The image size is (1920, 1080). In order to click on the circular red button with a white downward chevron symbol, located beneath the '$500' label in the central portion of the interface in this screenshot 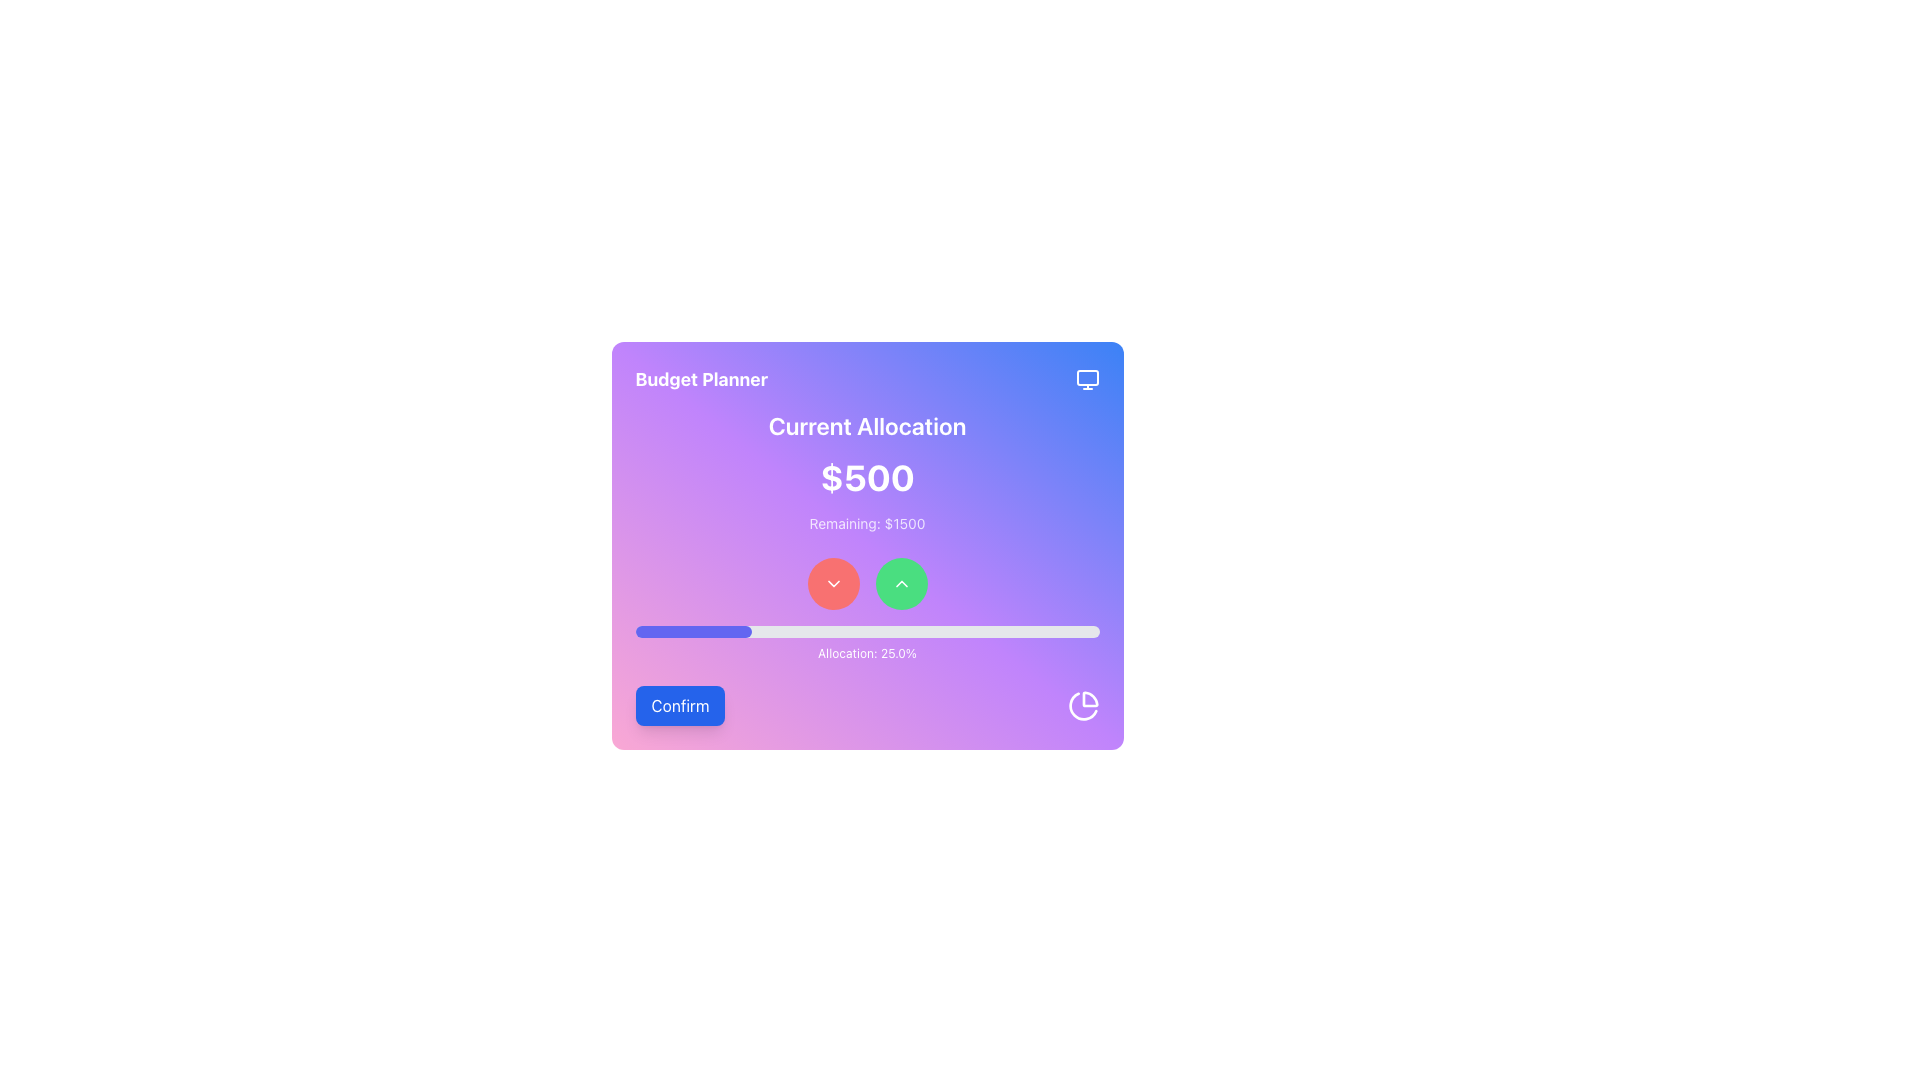, I will do `click(833, 583)`.